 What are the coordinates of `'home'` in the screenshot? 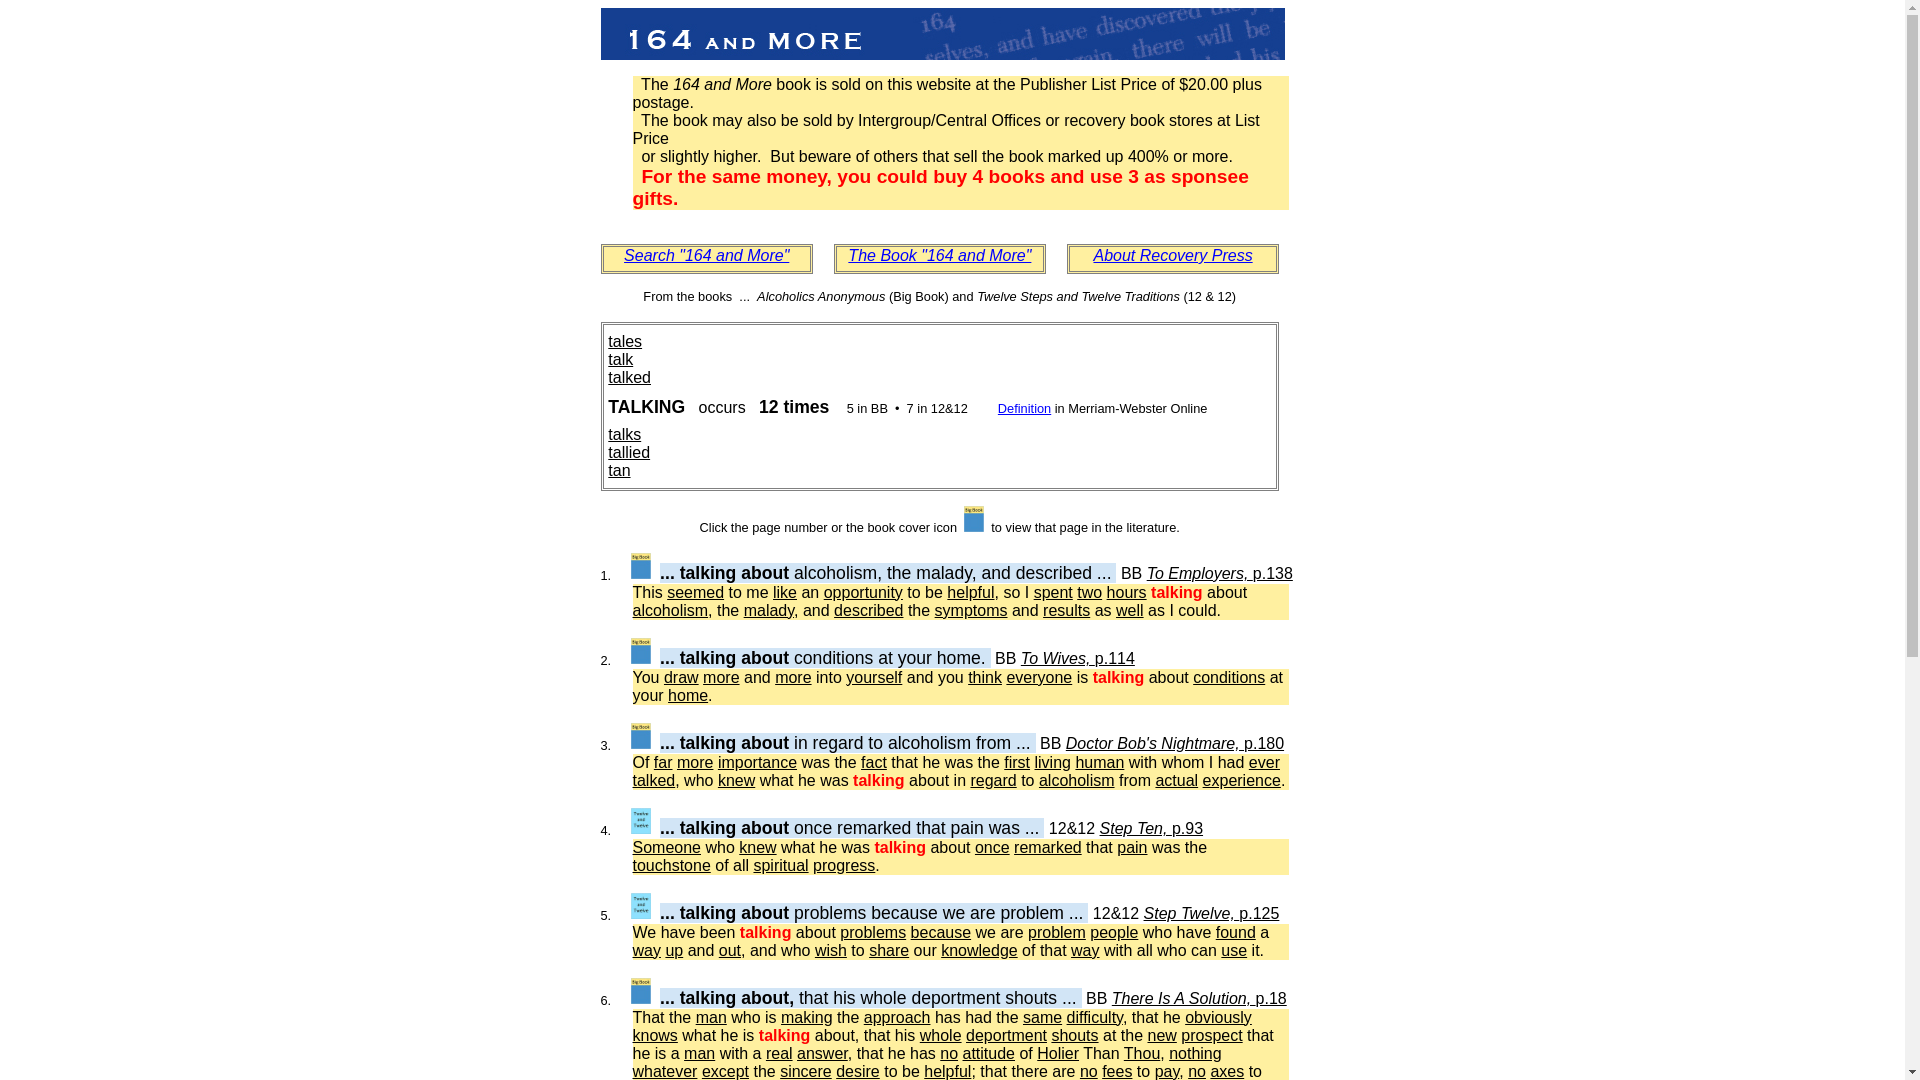 It's located at (687, 694).